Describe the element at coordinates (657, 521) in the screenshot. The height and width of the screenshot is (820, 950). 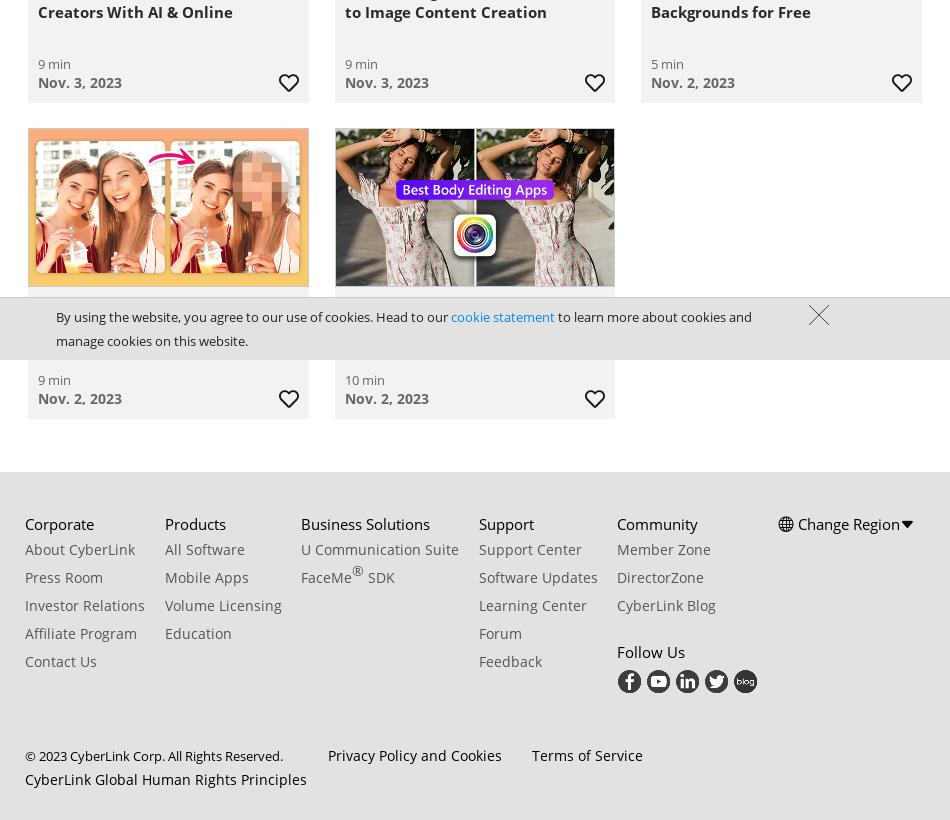
I see `'Community'` at that location.